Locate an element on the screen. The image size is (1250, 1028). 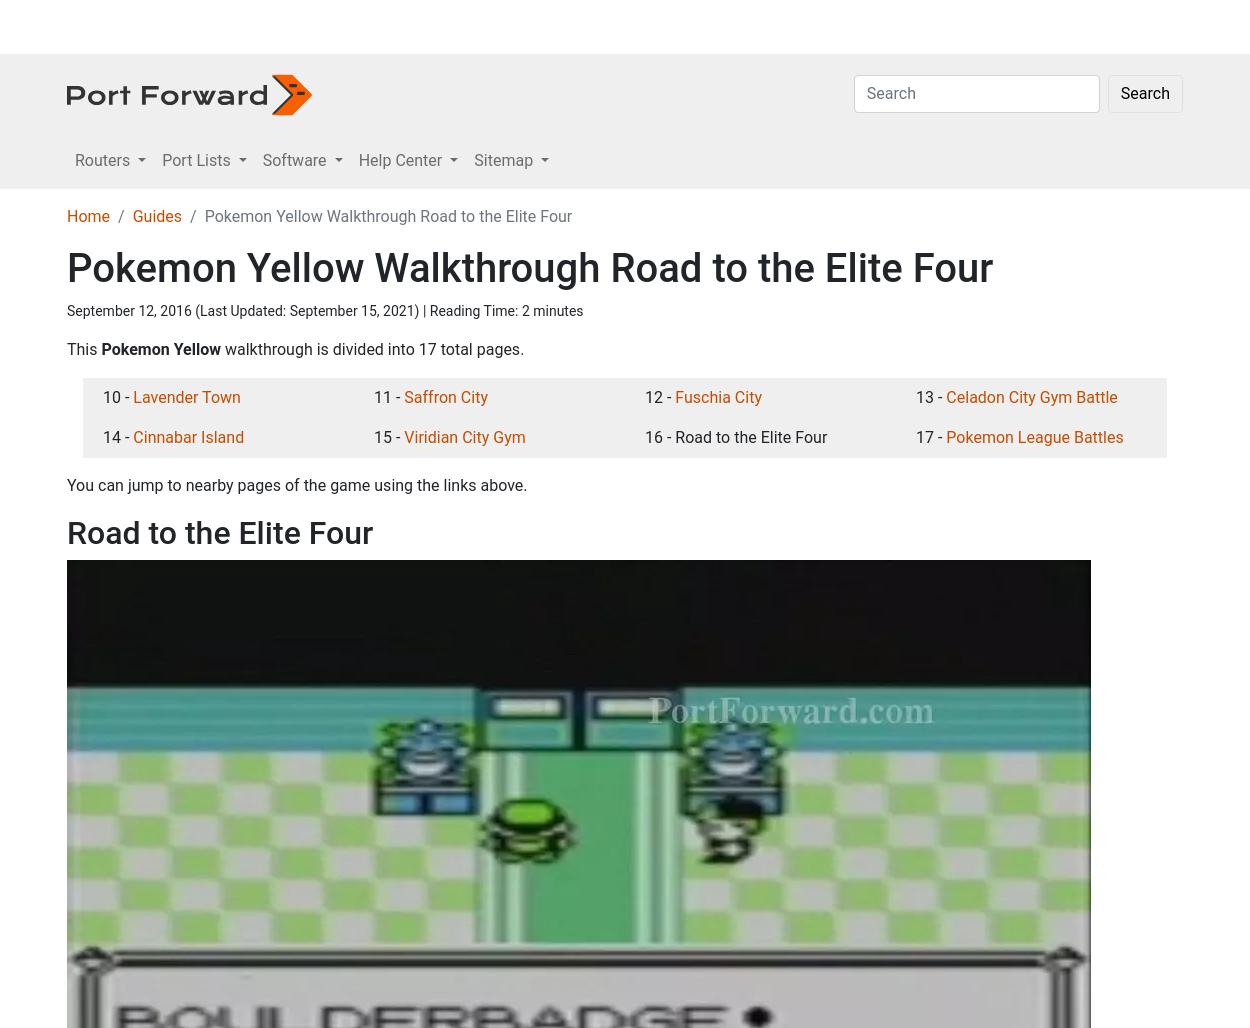
'Sitemap' is located at coordinates (610, 26).